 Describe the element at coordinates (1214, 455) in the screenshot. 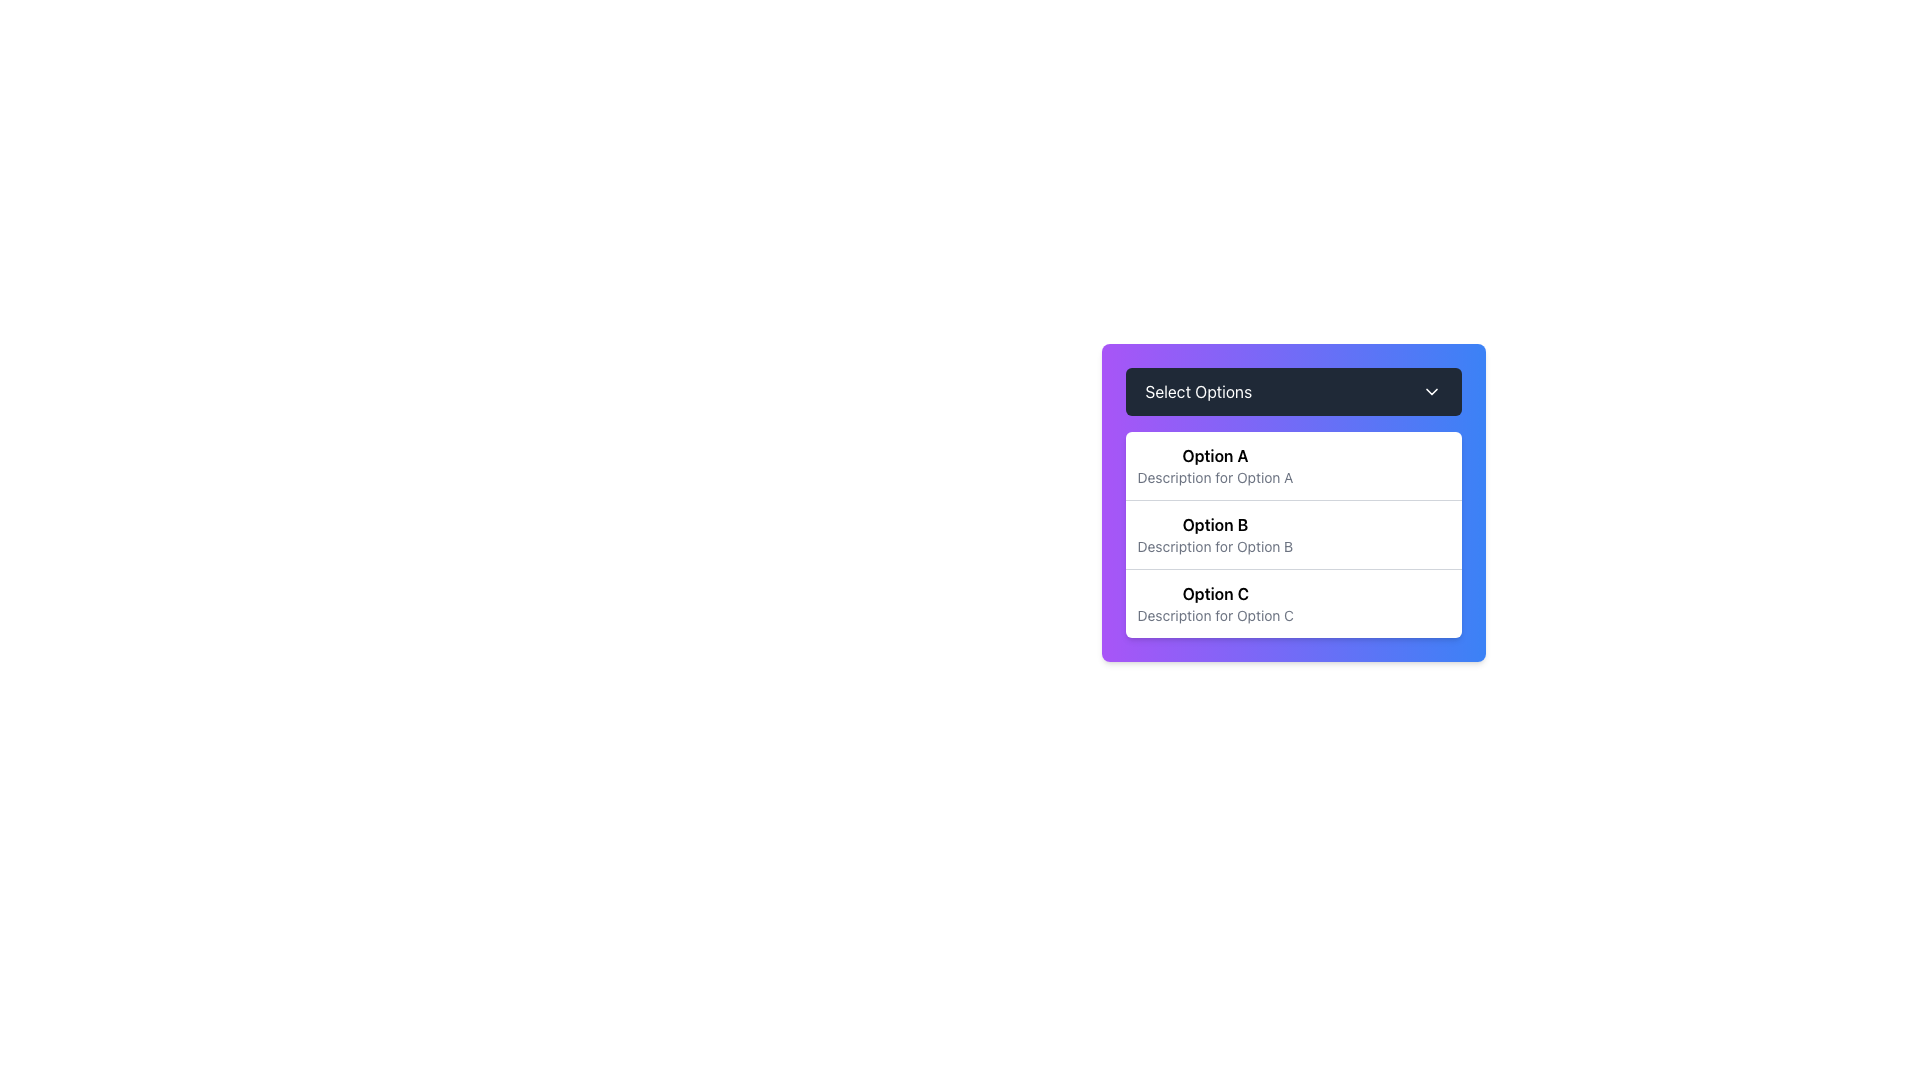

I see `the text label 'Option A' in the dropdown menu for potential additional interactions` at that location.